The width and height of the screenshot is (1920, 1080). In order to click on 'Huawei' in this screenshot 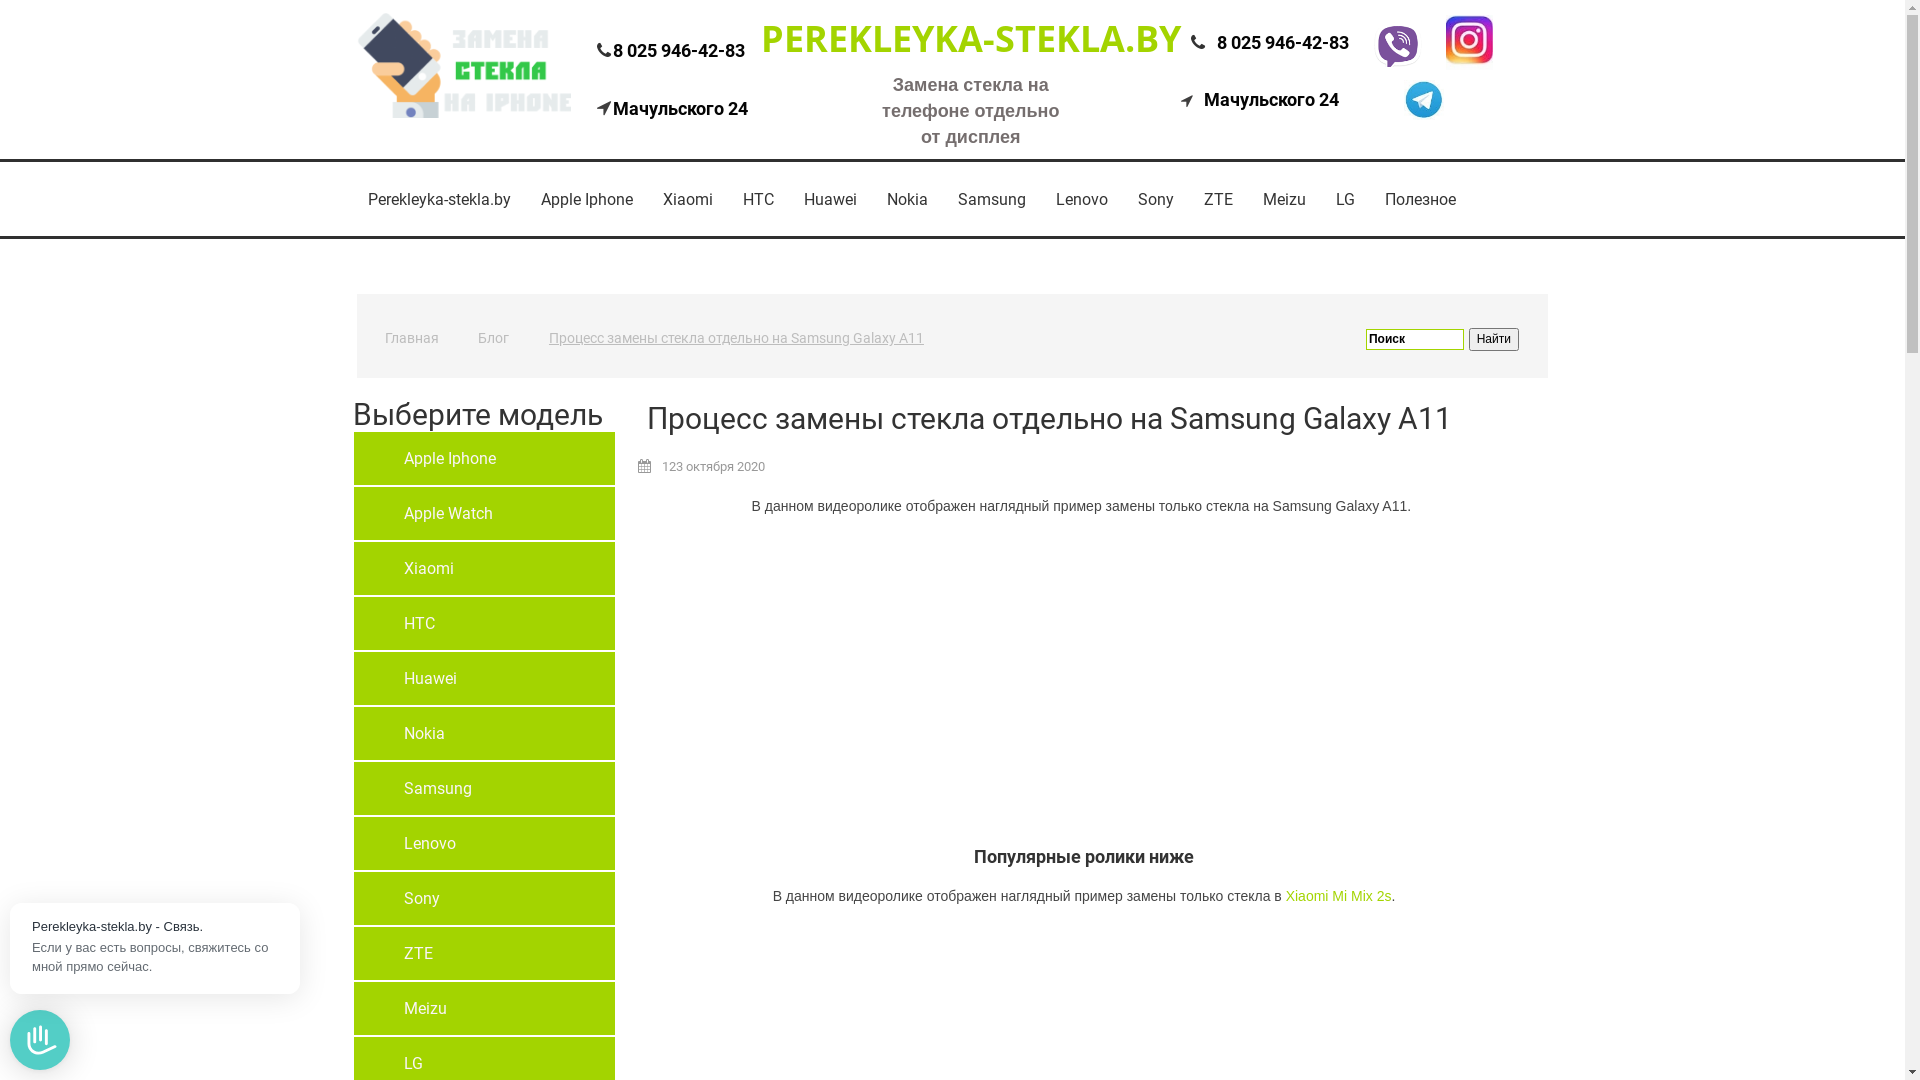, I will do `click(483, 677)`.